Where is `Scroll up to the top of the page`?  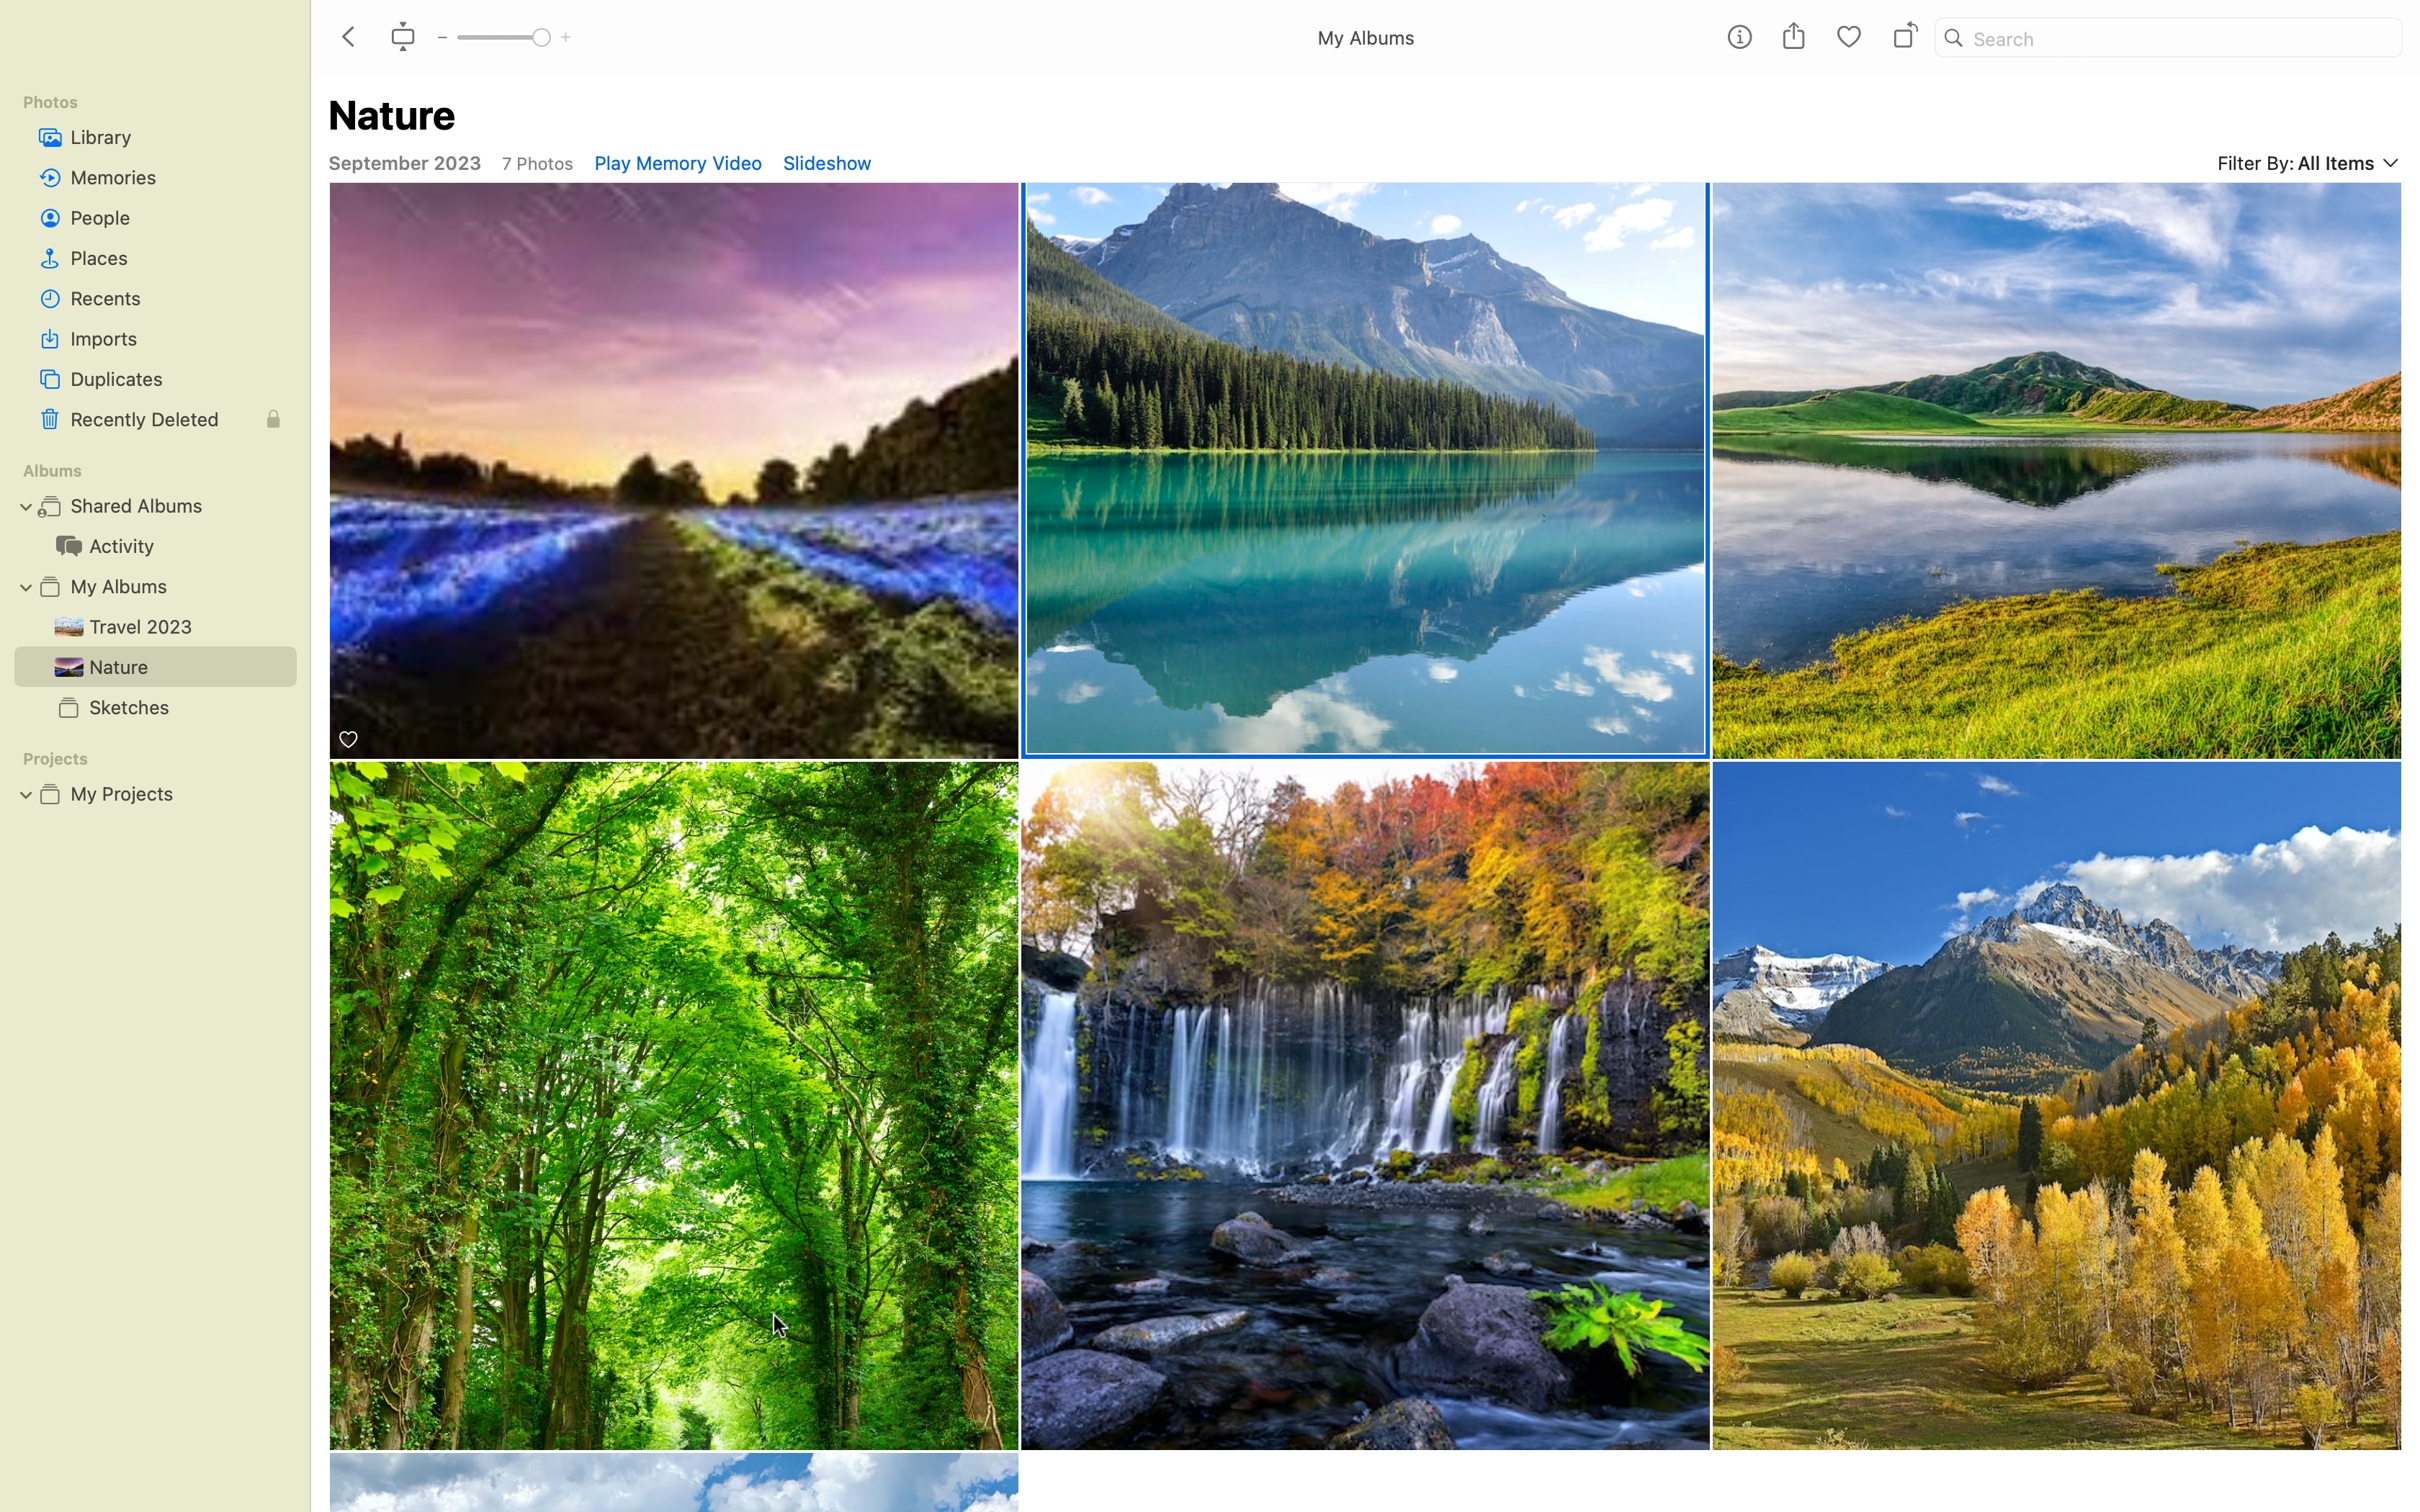
Scroll up to the top of the page is located at coordinates (4595580, 1781136).